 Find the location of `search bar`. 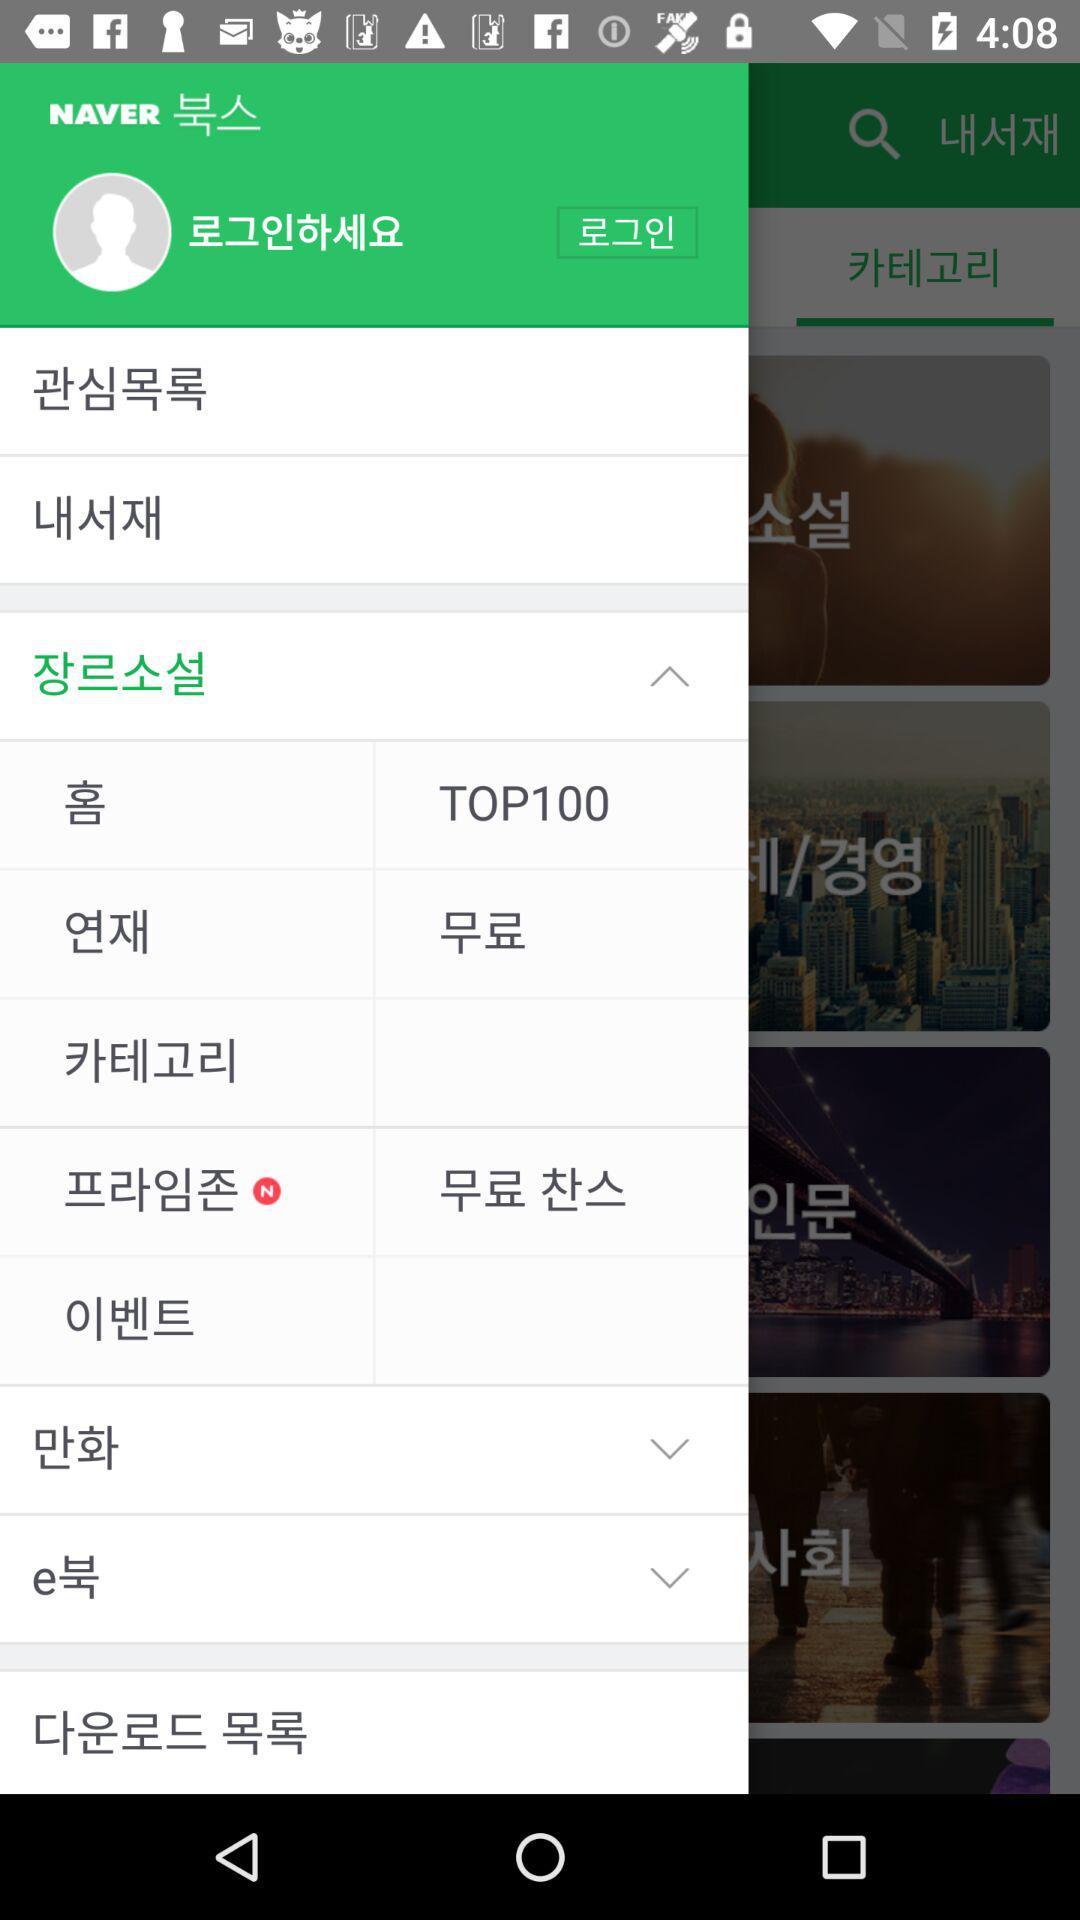

search bar is located at coordinates (870, 133).